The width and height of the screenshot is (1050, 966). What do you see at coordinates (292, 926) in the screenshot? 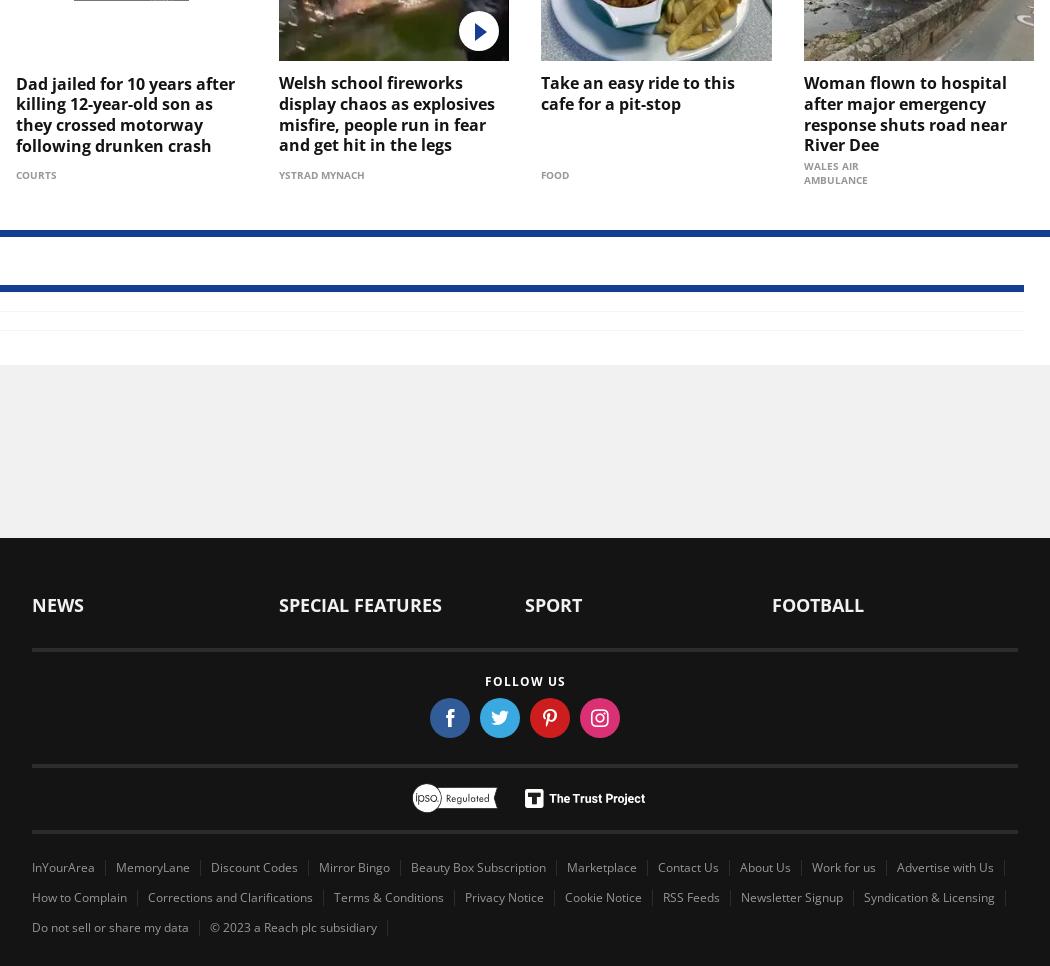
I see `'© 2023 a Reach plc subsidiary'` at bounding box center [292, 926].